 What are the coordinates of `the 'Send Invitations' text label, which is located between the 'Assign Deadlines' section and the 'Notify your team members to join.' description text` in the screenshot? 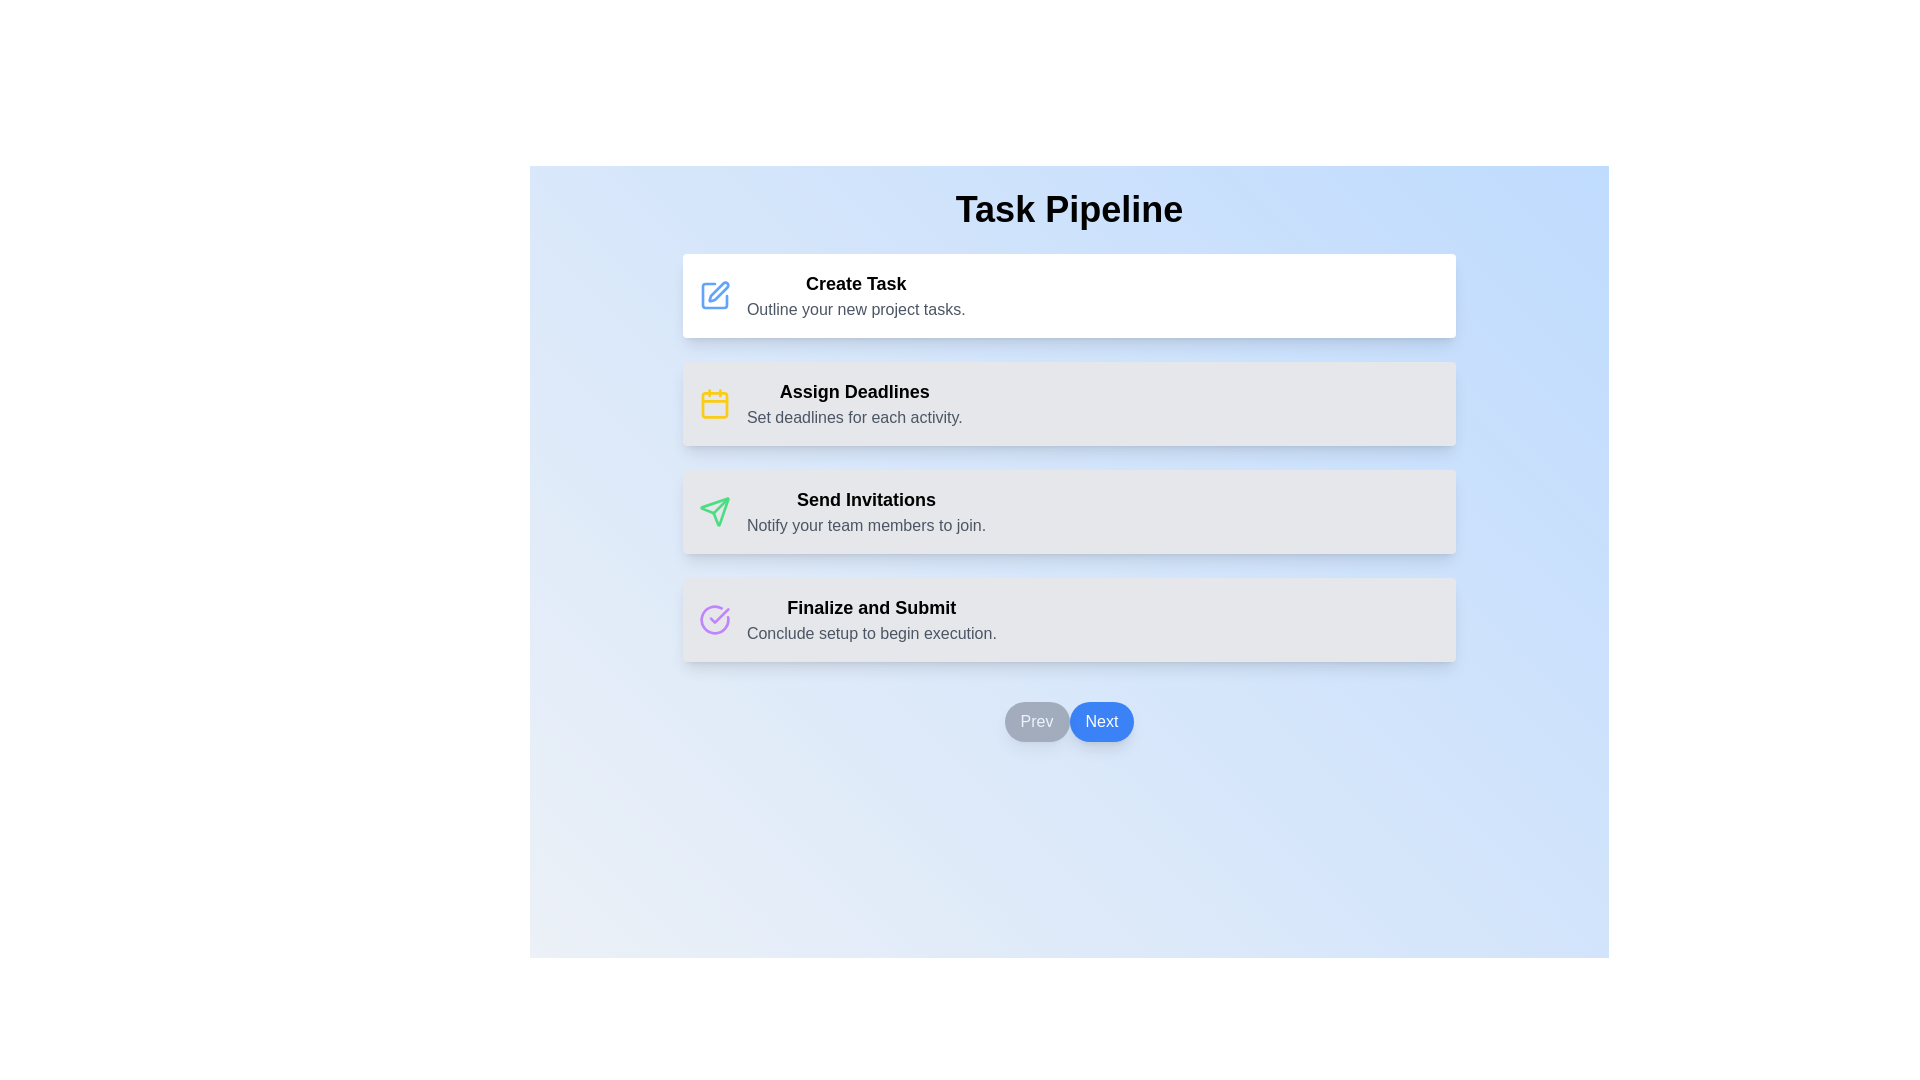 It's located at (866, 499).